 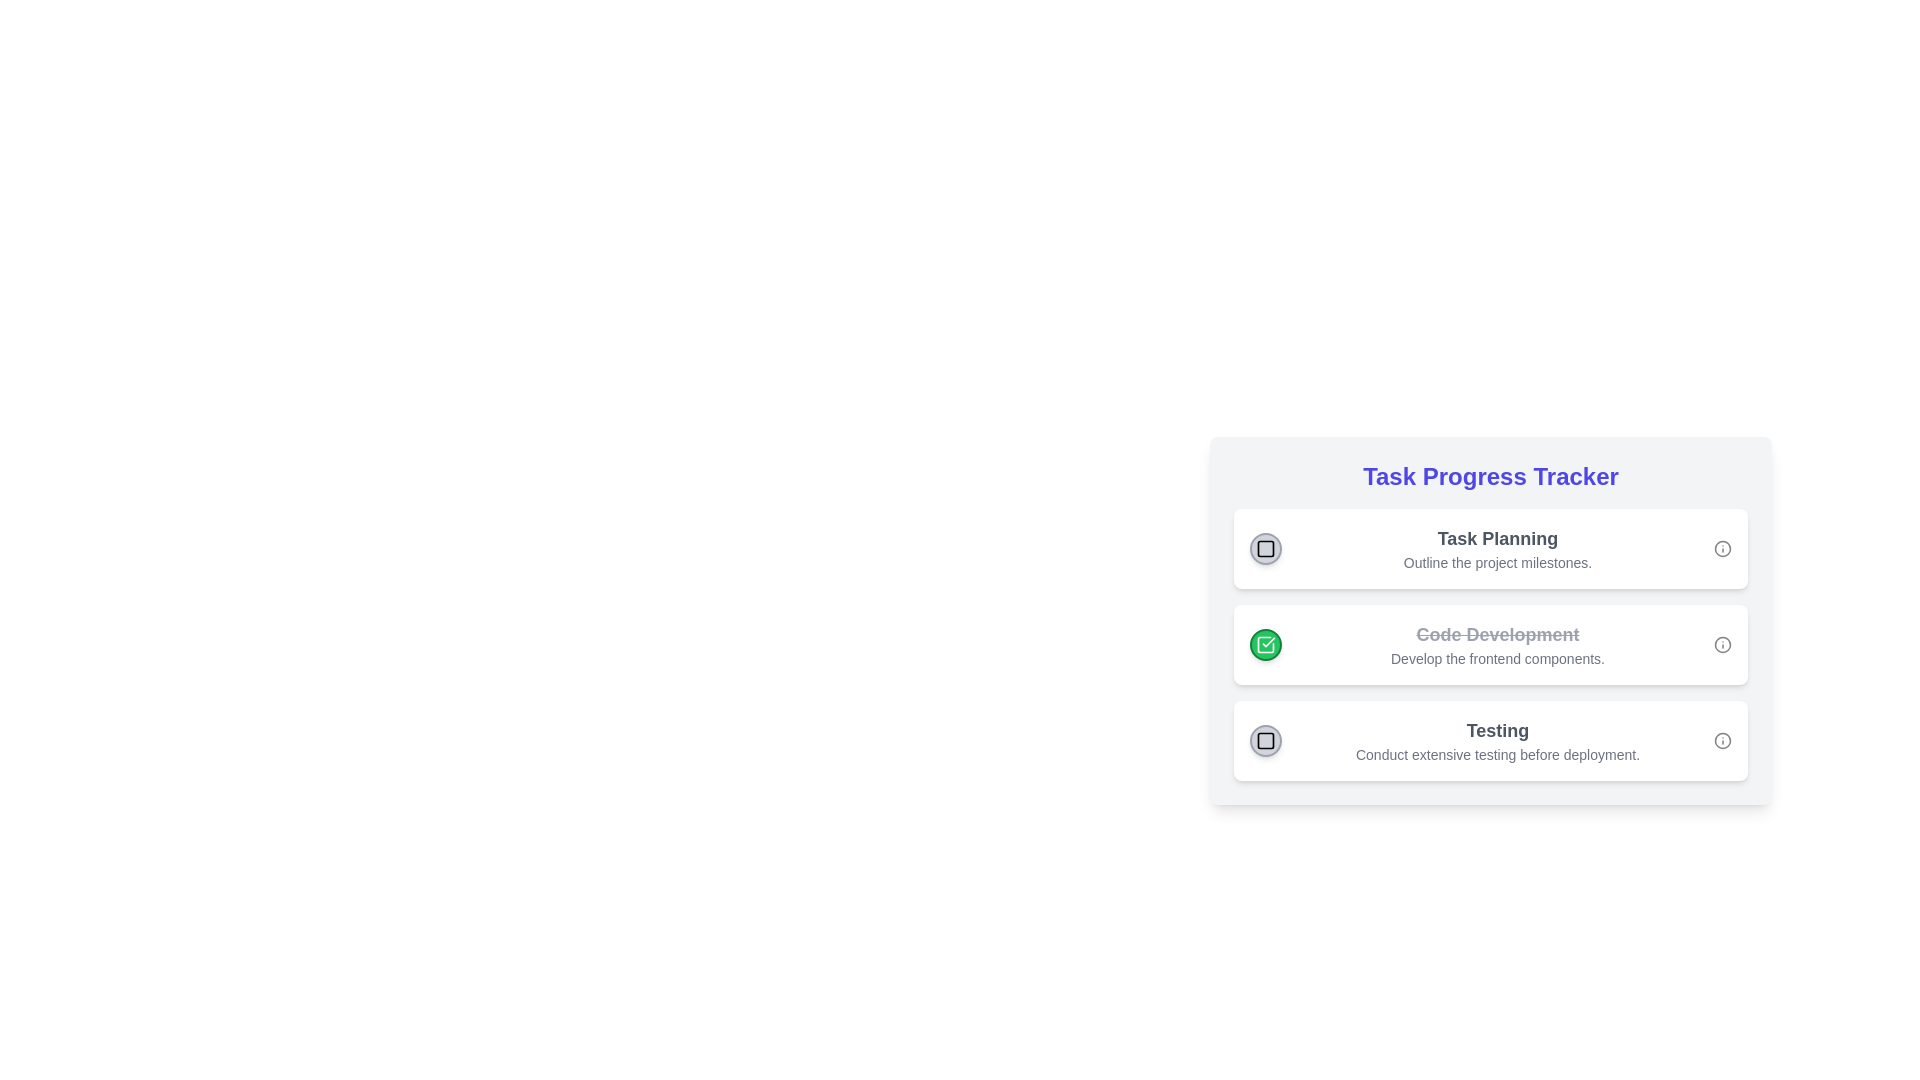 What do you see at coordinates (1265, 644) in the screenshot?
I see `the circular button with an icon located in the second row of the 'Task Progress Tracker' card, to toggle the completion state of the associated task` at bounding box center [1265, 644].